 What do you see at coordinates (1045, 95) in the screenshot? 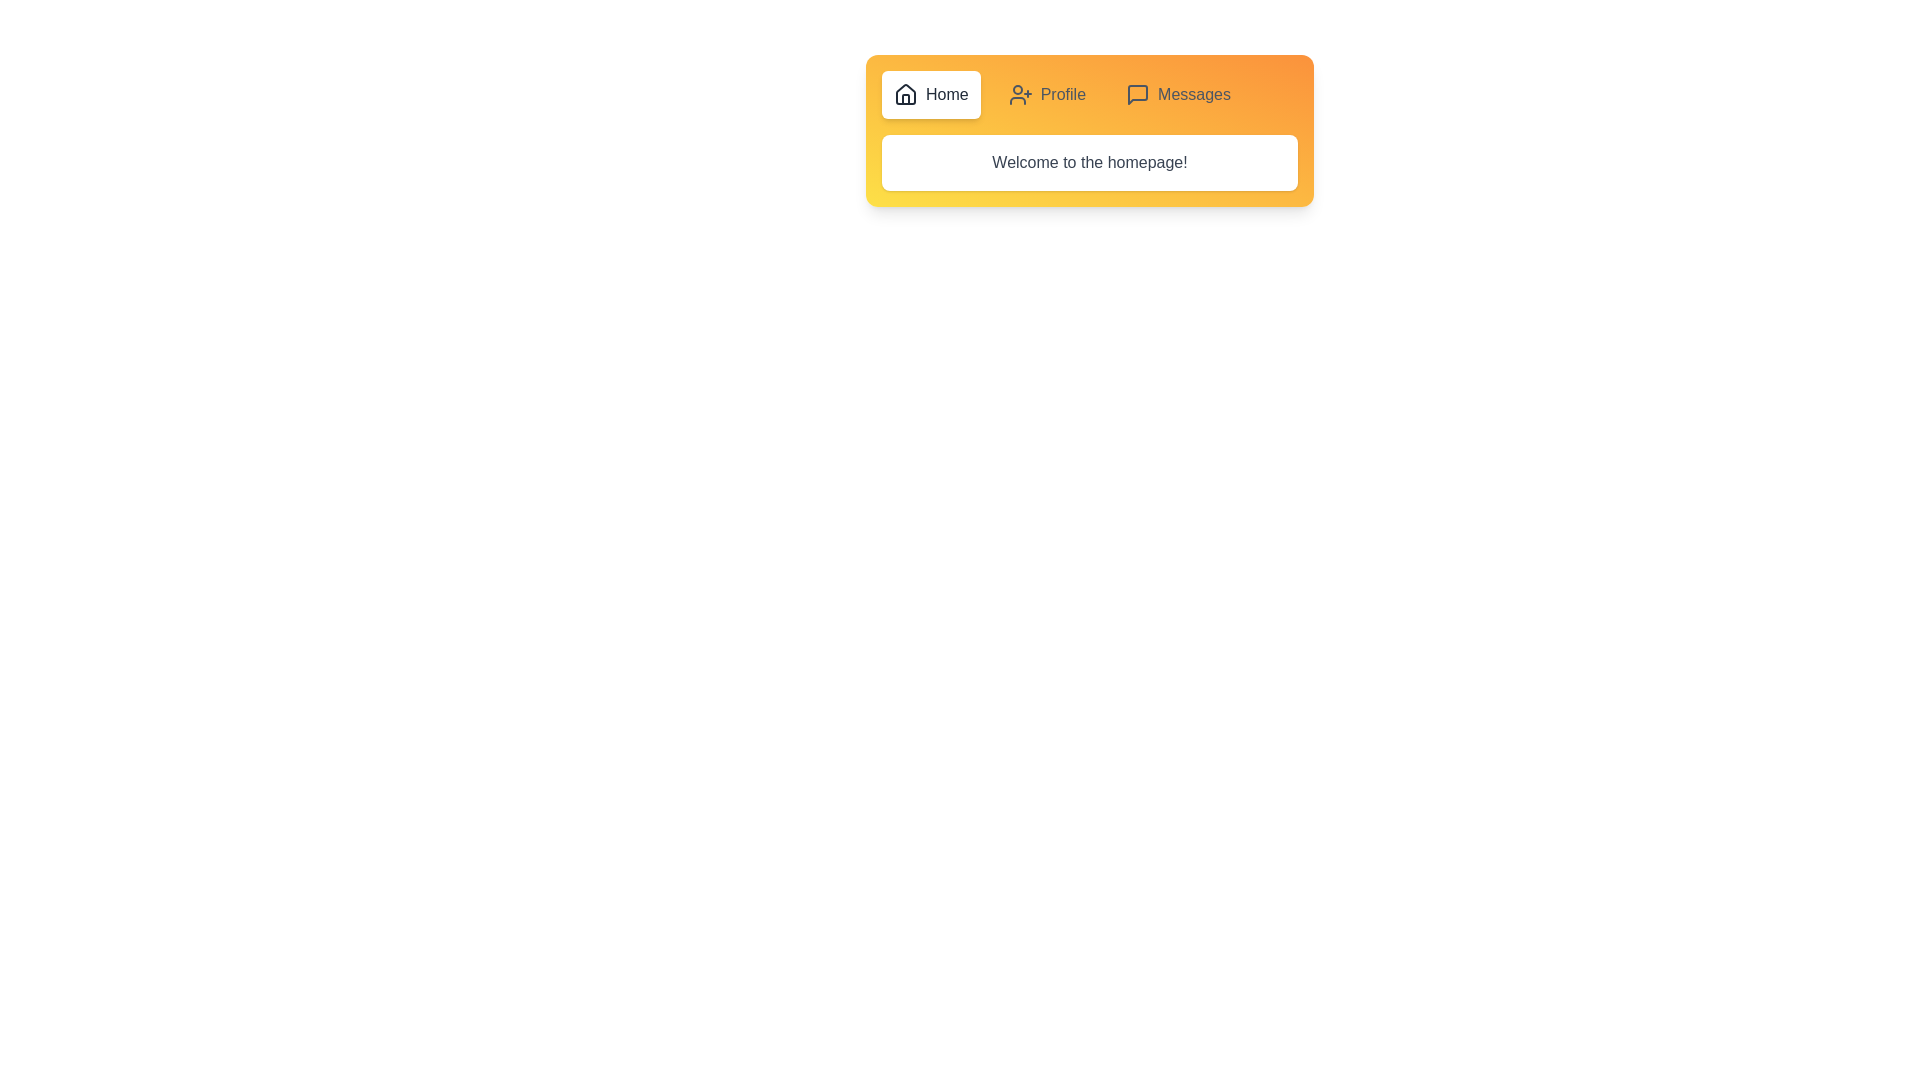
I see `the Profile tab by clicking on its respective button` at bounding box center [1045, 95].